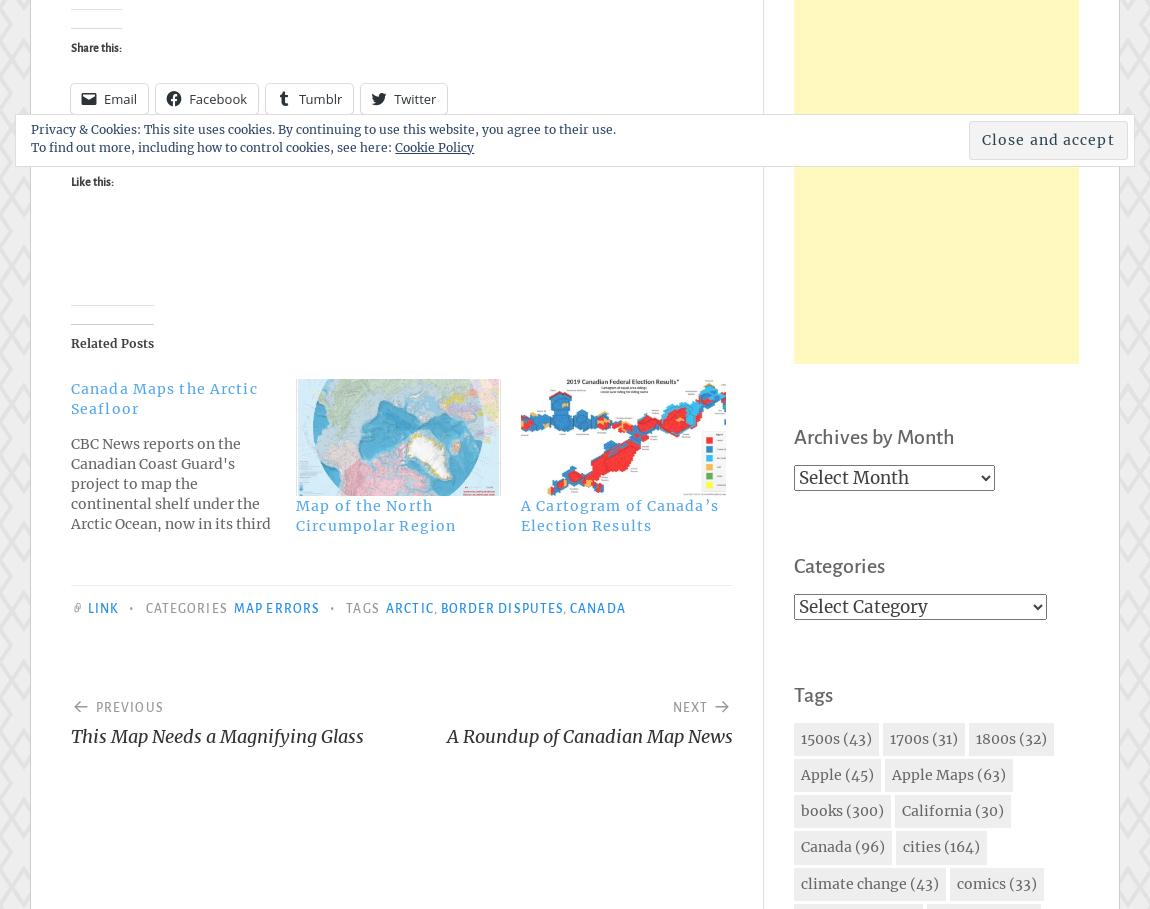 The width and height of the screenshot is (1150, 909). Describe the element at coordinates (841, 774) in the screenshot. I see `'(45)'` at that location.